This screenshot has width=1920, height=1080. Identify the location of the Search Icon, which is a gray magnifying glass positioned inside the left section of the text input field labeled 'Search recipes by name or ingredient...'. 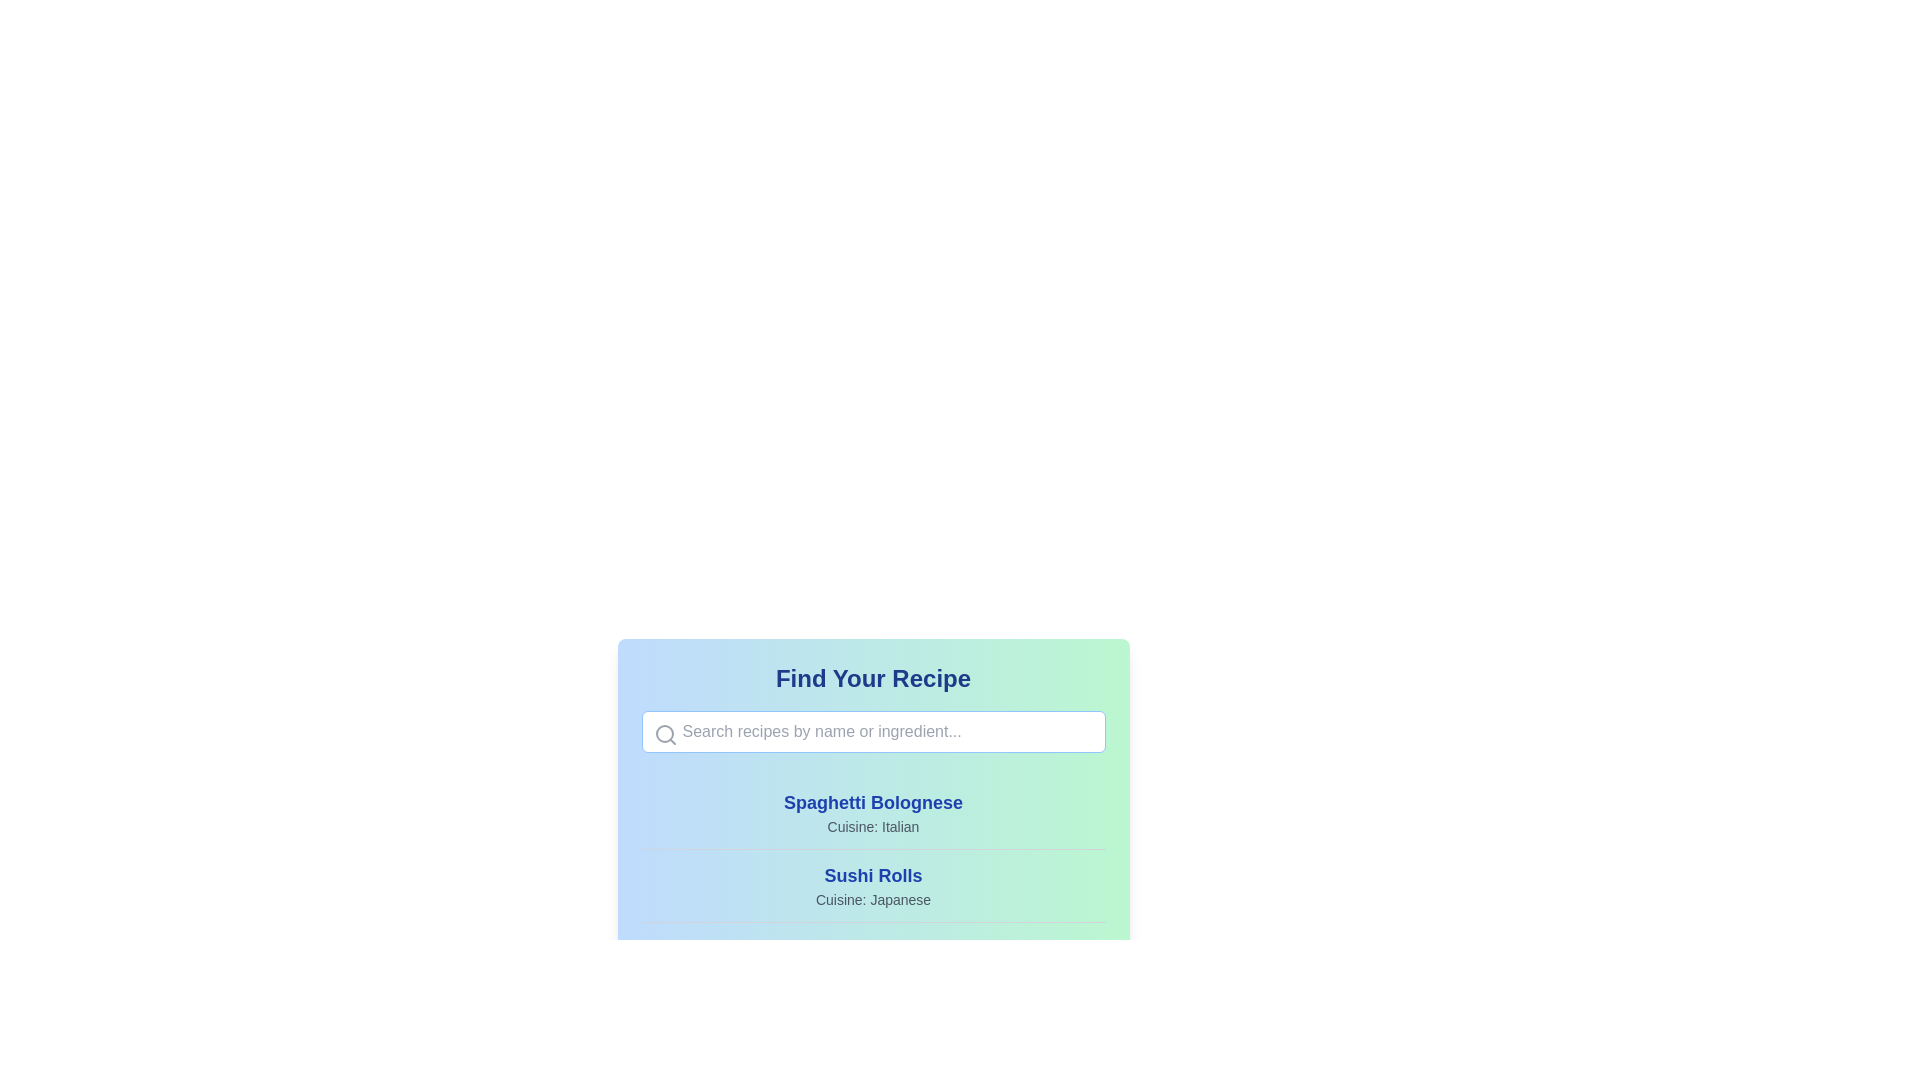
(665, 735).